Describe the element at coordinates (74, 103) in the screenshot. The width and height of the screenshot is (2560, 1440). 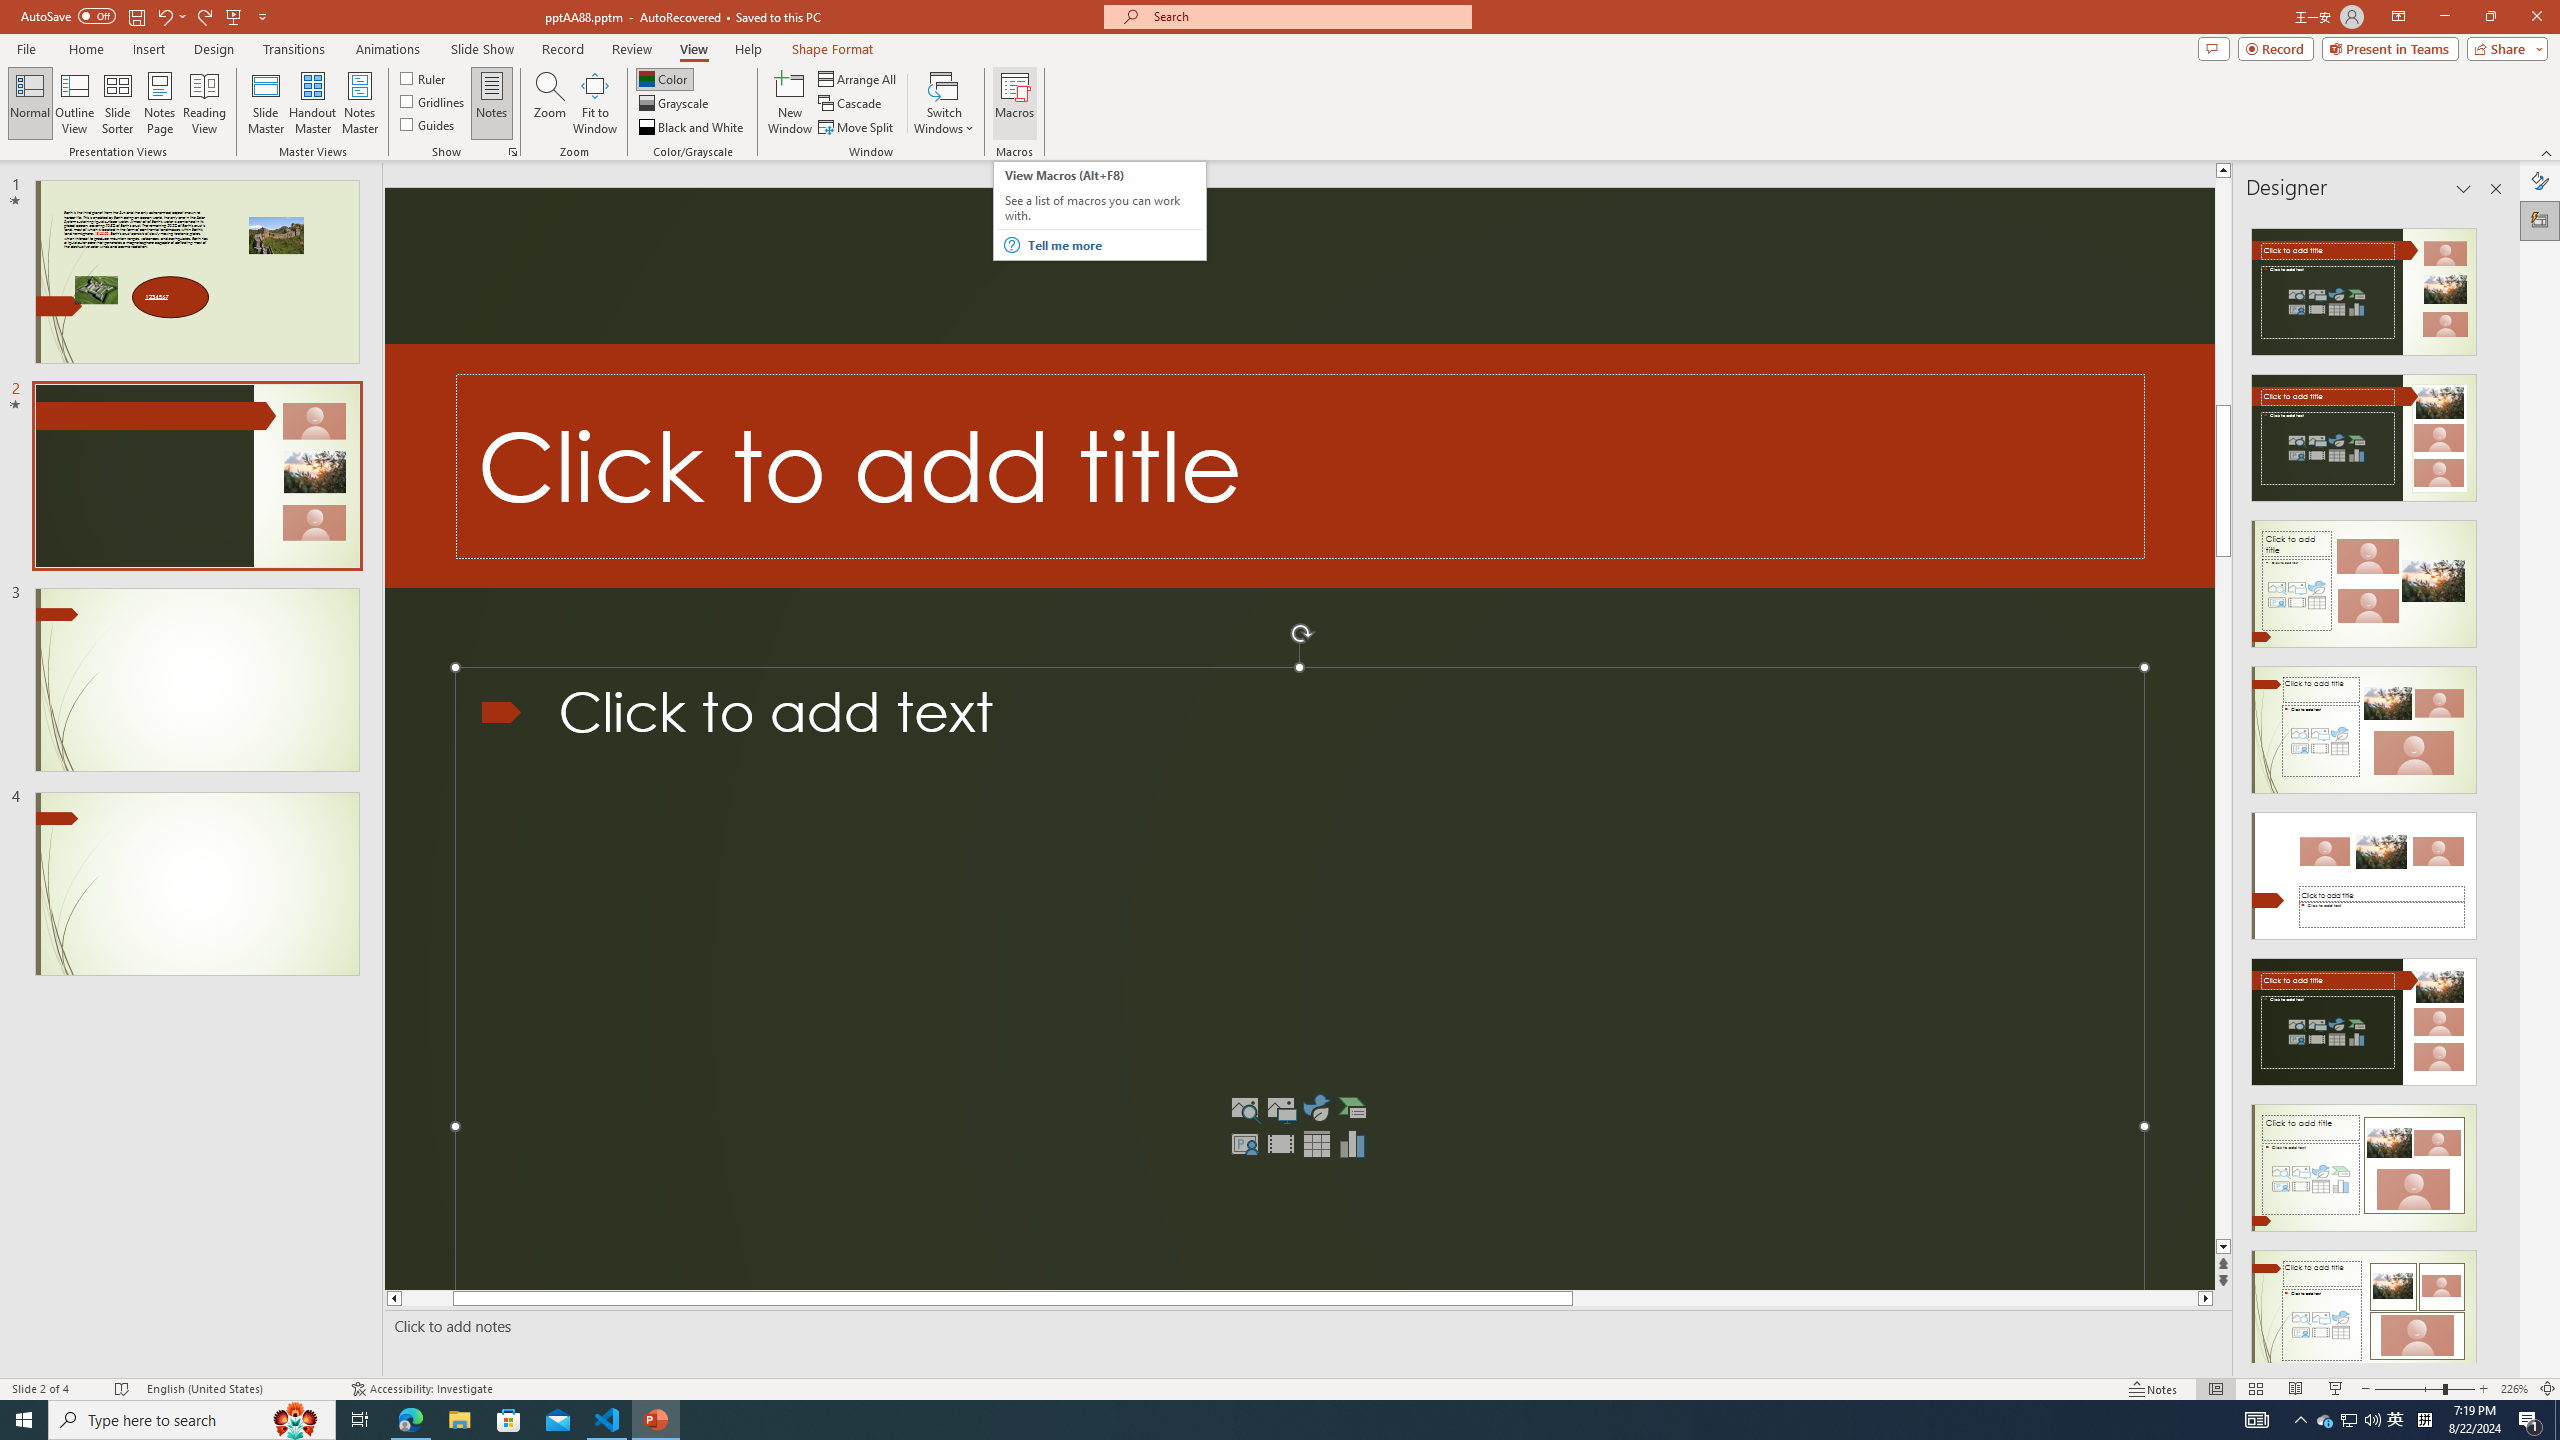
I see `'Outline View'` at that location.